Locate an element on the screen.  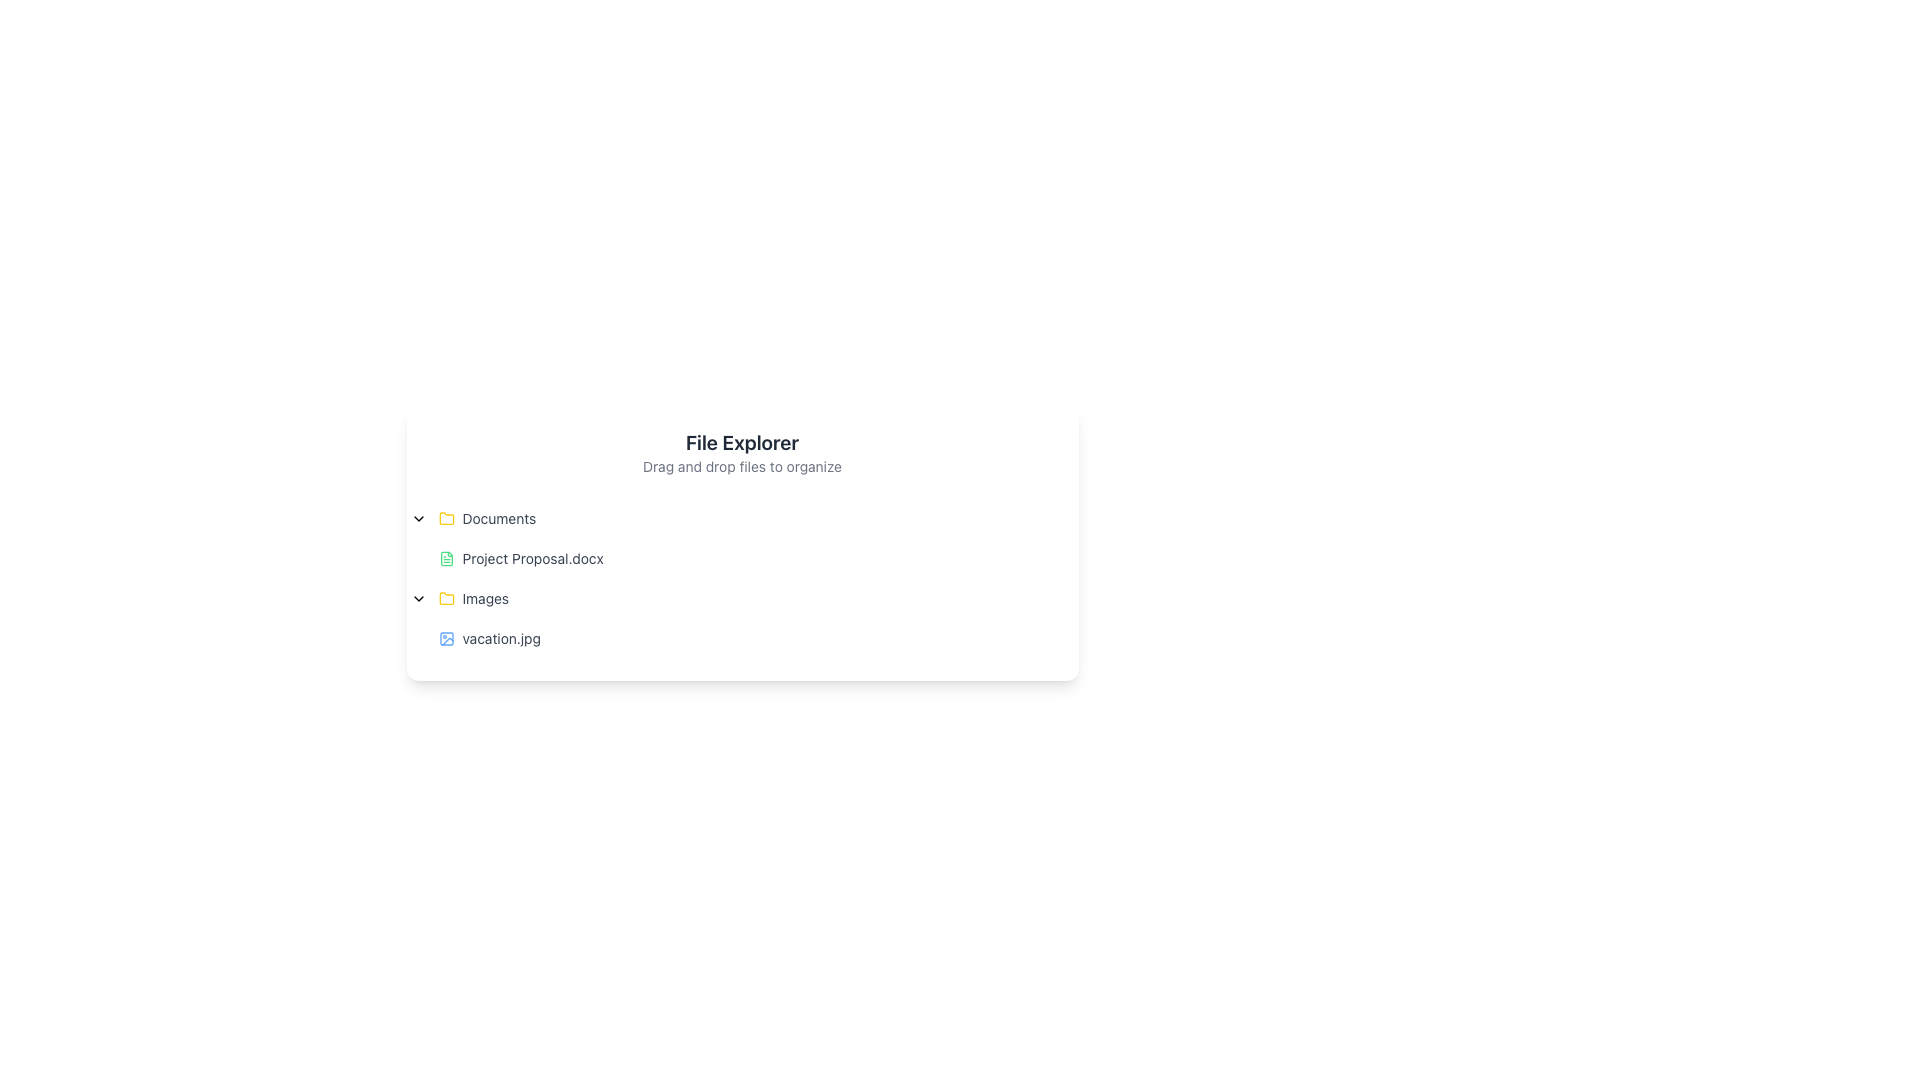
the file document icon representing 'Project Proposal.docx' in the file explorer, located under the 'Documents' folder group is located at coordinates (445, 559).